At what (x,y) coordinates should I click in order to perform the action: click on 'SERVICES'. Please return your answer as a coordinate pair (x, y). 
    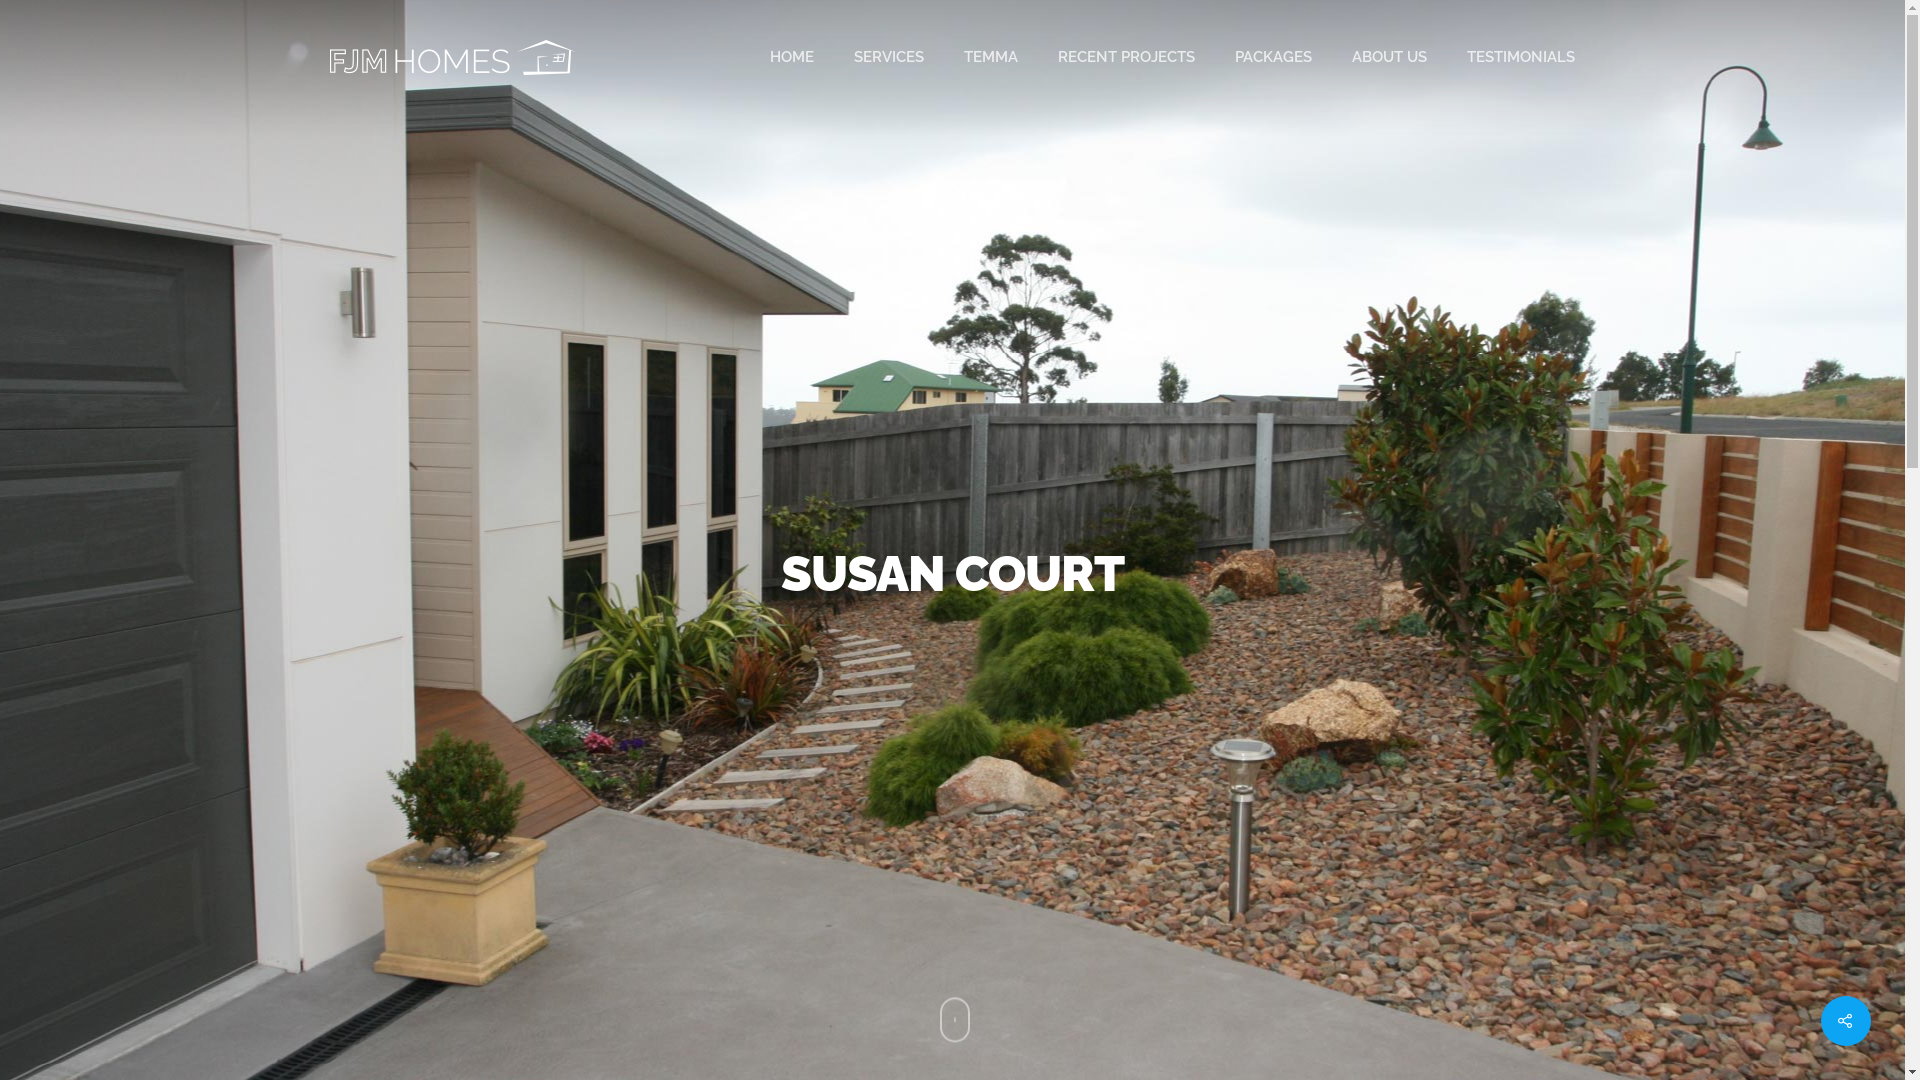
    Looking at the image, I should click on (887, 56).